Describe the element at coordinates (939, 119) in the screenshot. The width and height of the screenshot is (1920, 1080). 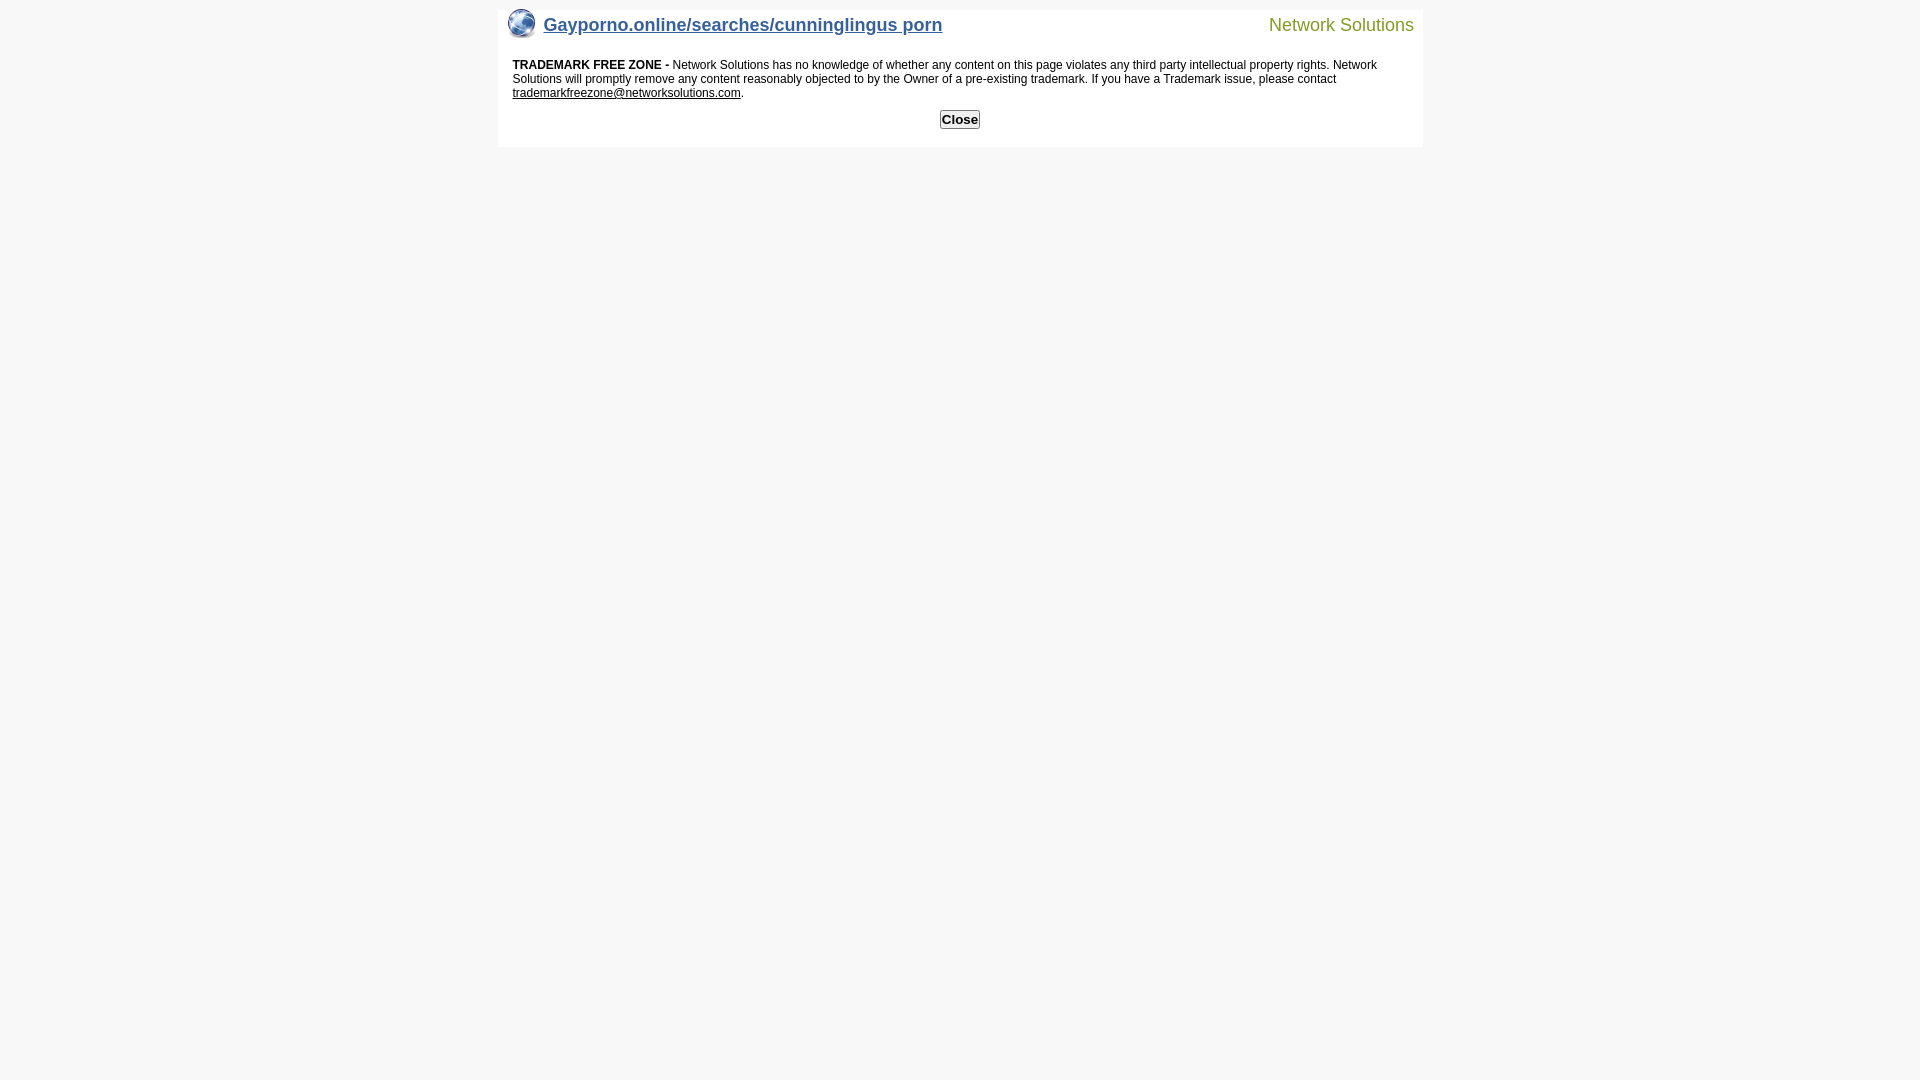
I see `'Close'` at that location.